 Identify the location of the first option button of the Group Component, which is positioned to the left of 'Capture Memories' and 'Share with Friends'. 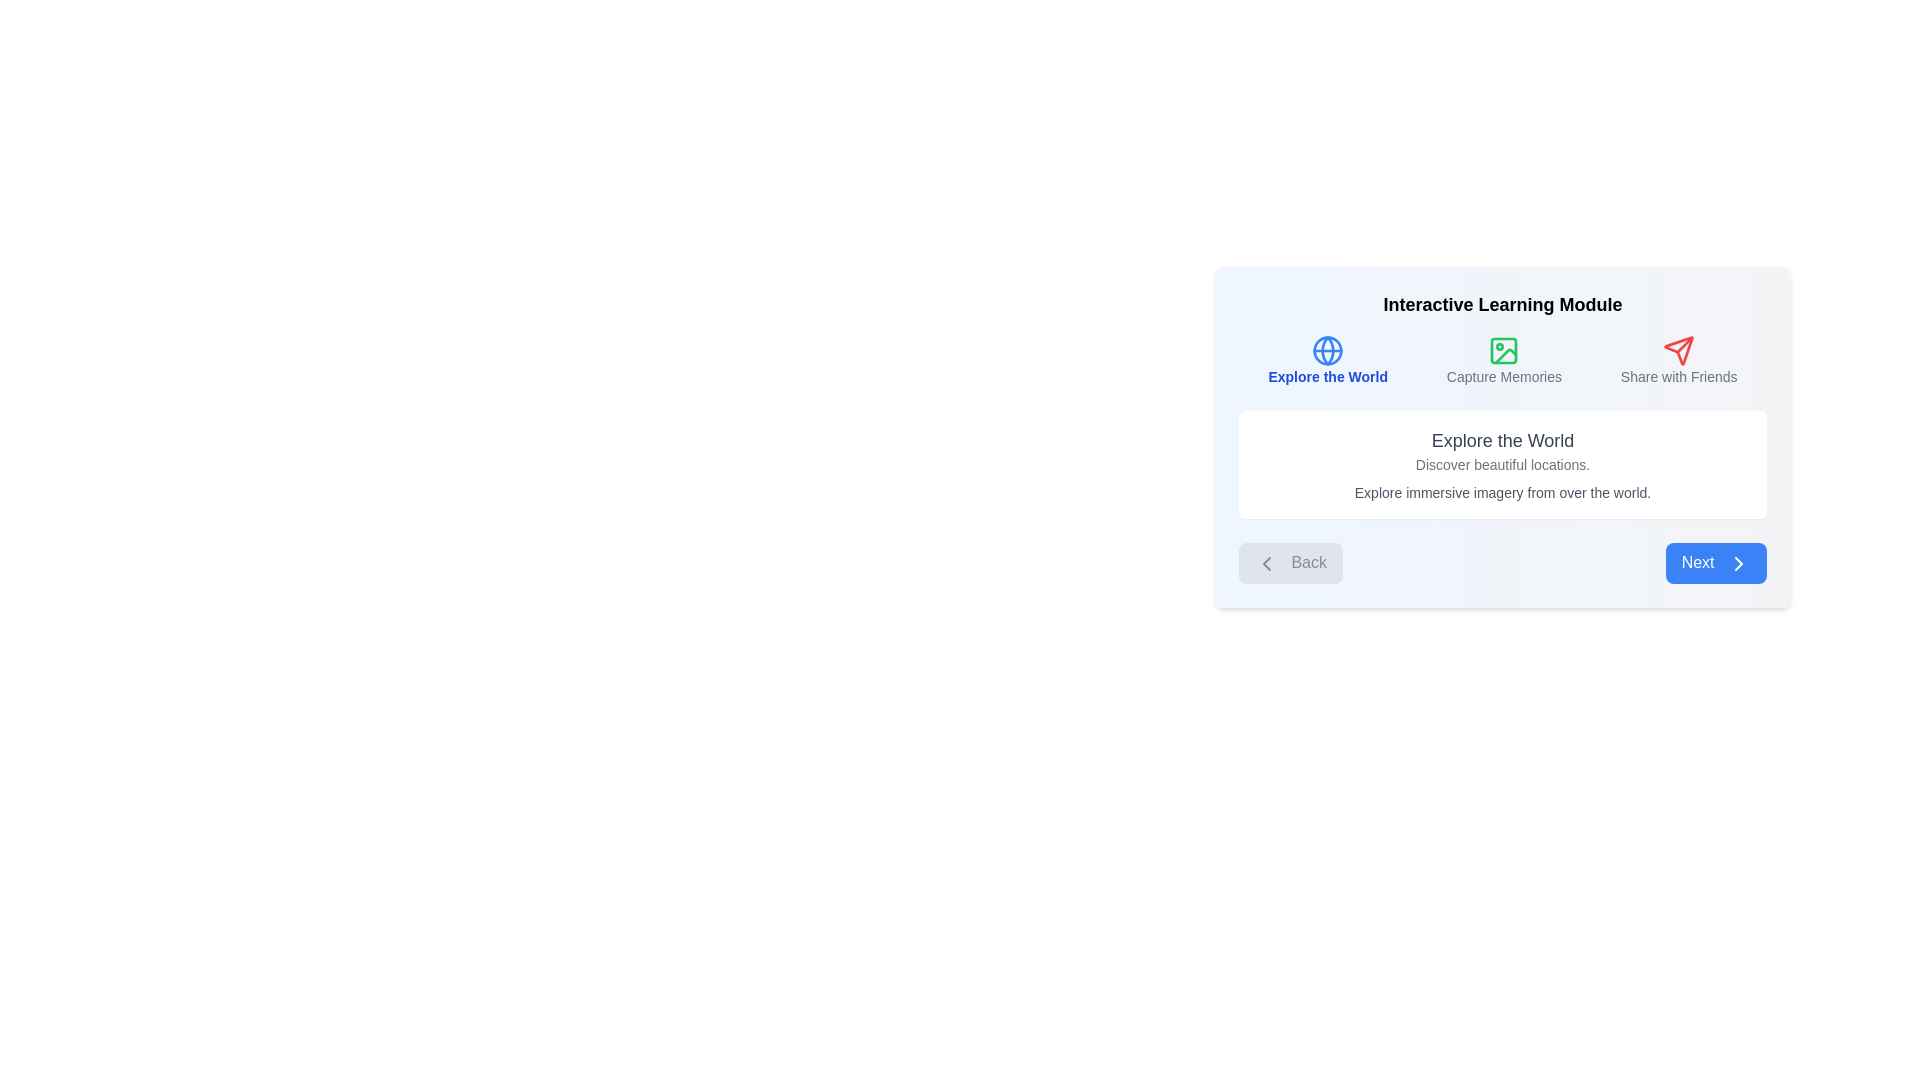
(1328, 361).